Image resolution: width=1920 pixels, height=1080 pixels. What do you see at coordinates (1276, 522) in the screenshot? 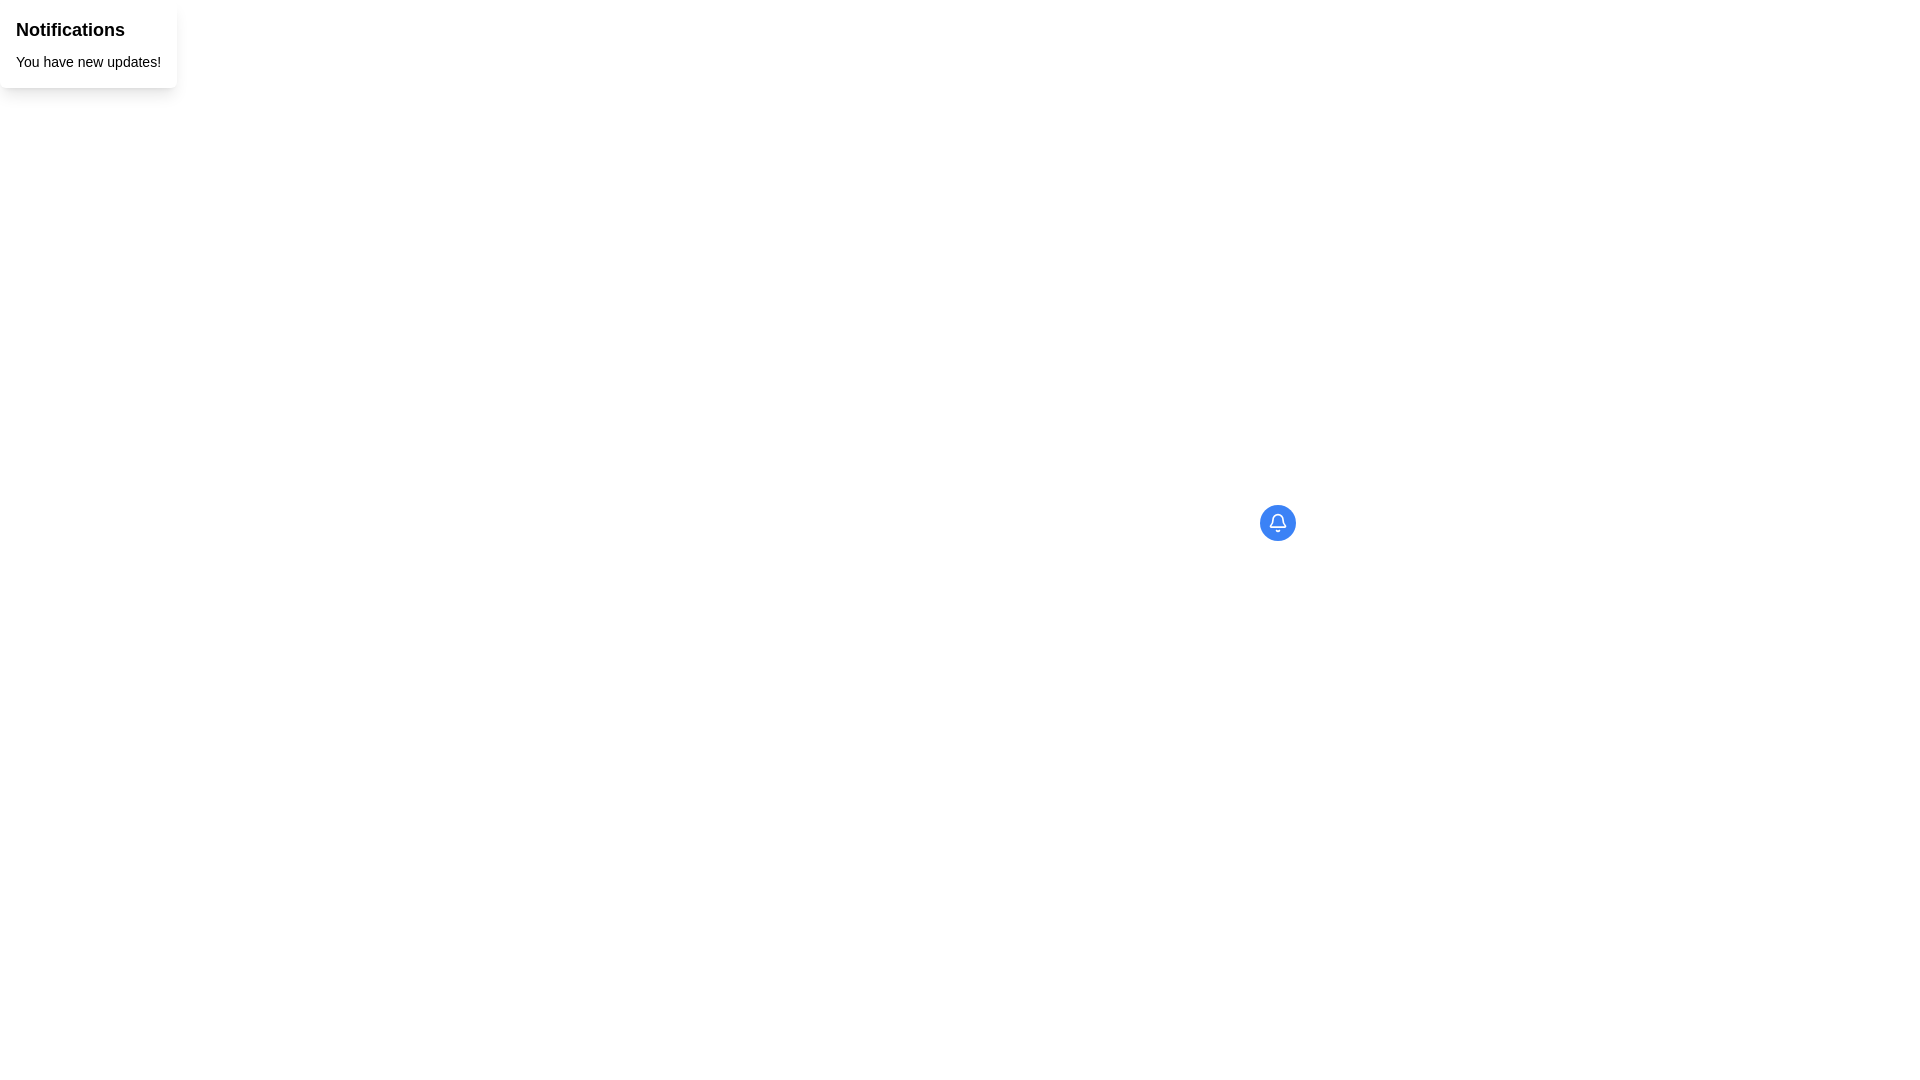
I see `the bell button located near the center of the interface` at bounding box center [1276, 522].